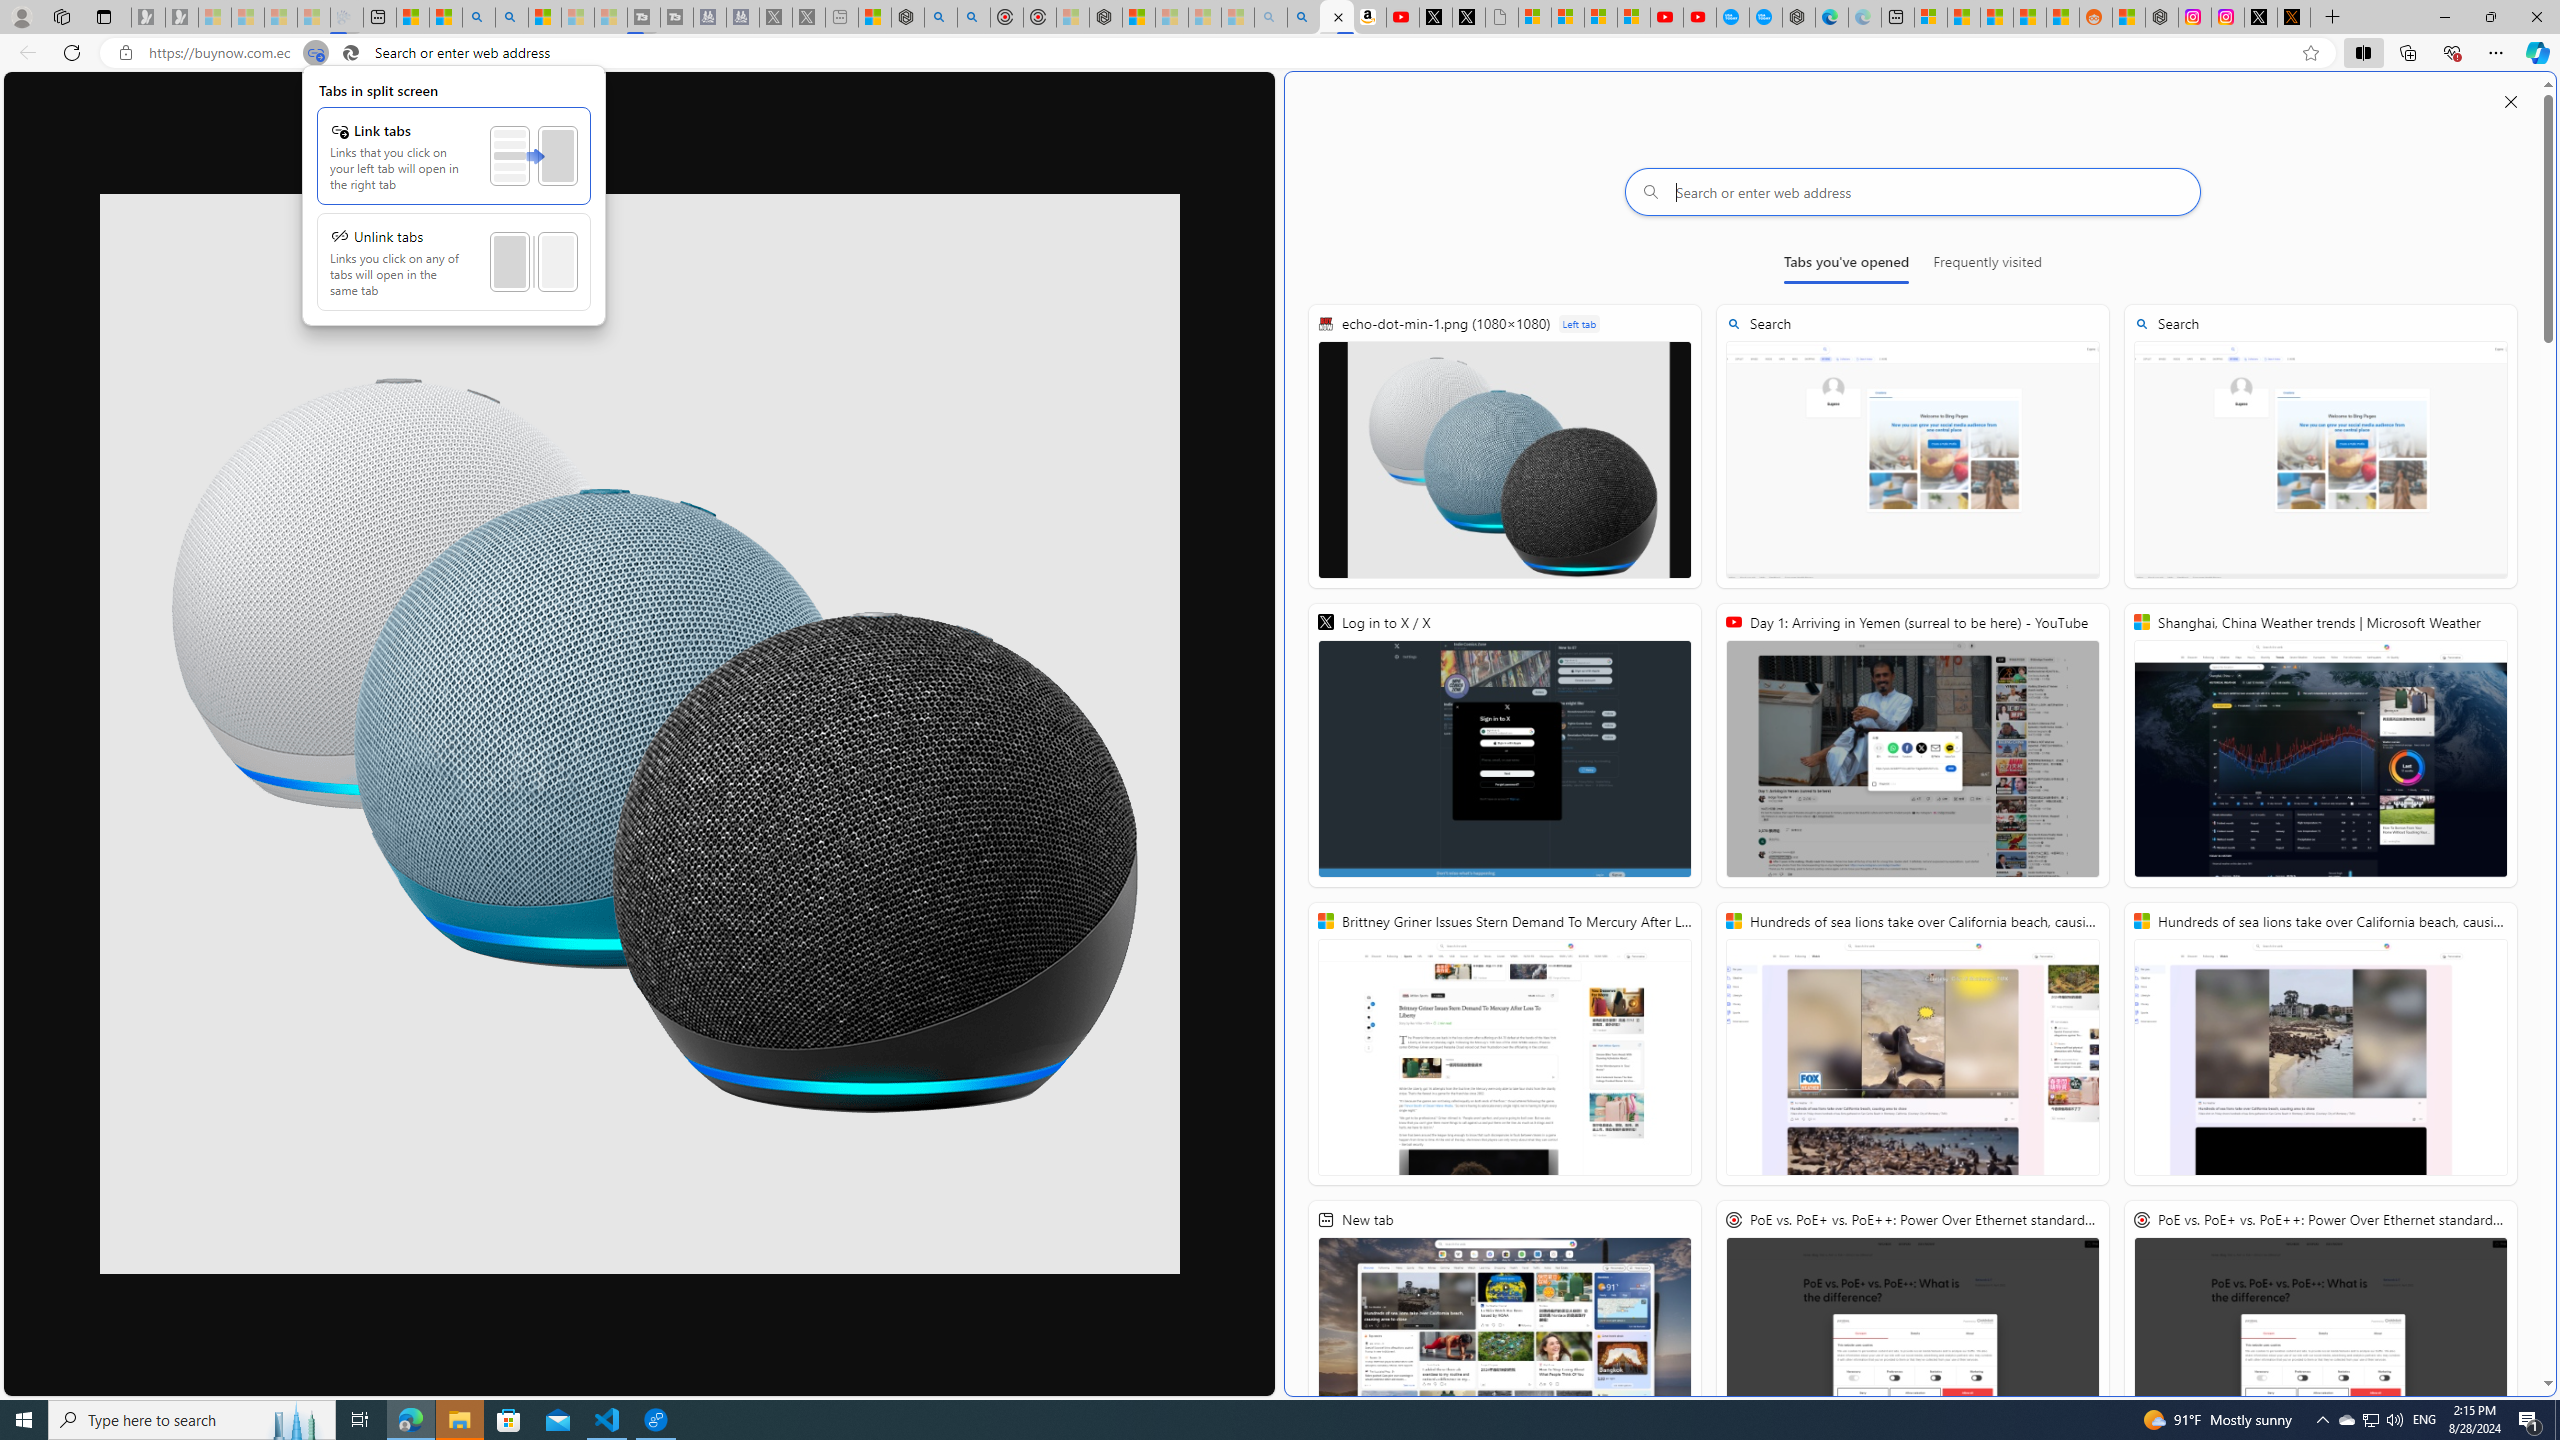 This screenshot has width=2560, height=1440. I want to click on 'App bar', so click(1280, 53).